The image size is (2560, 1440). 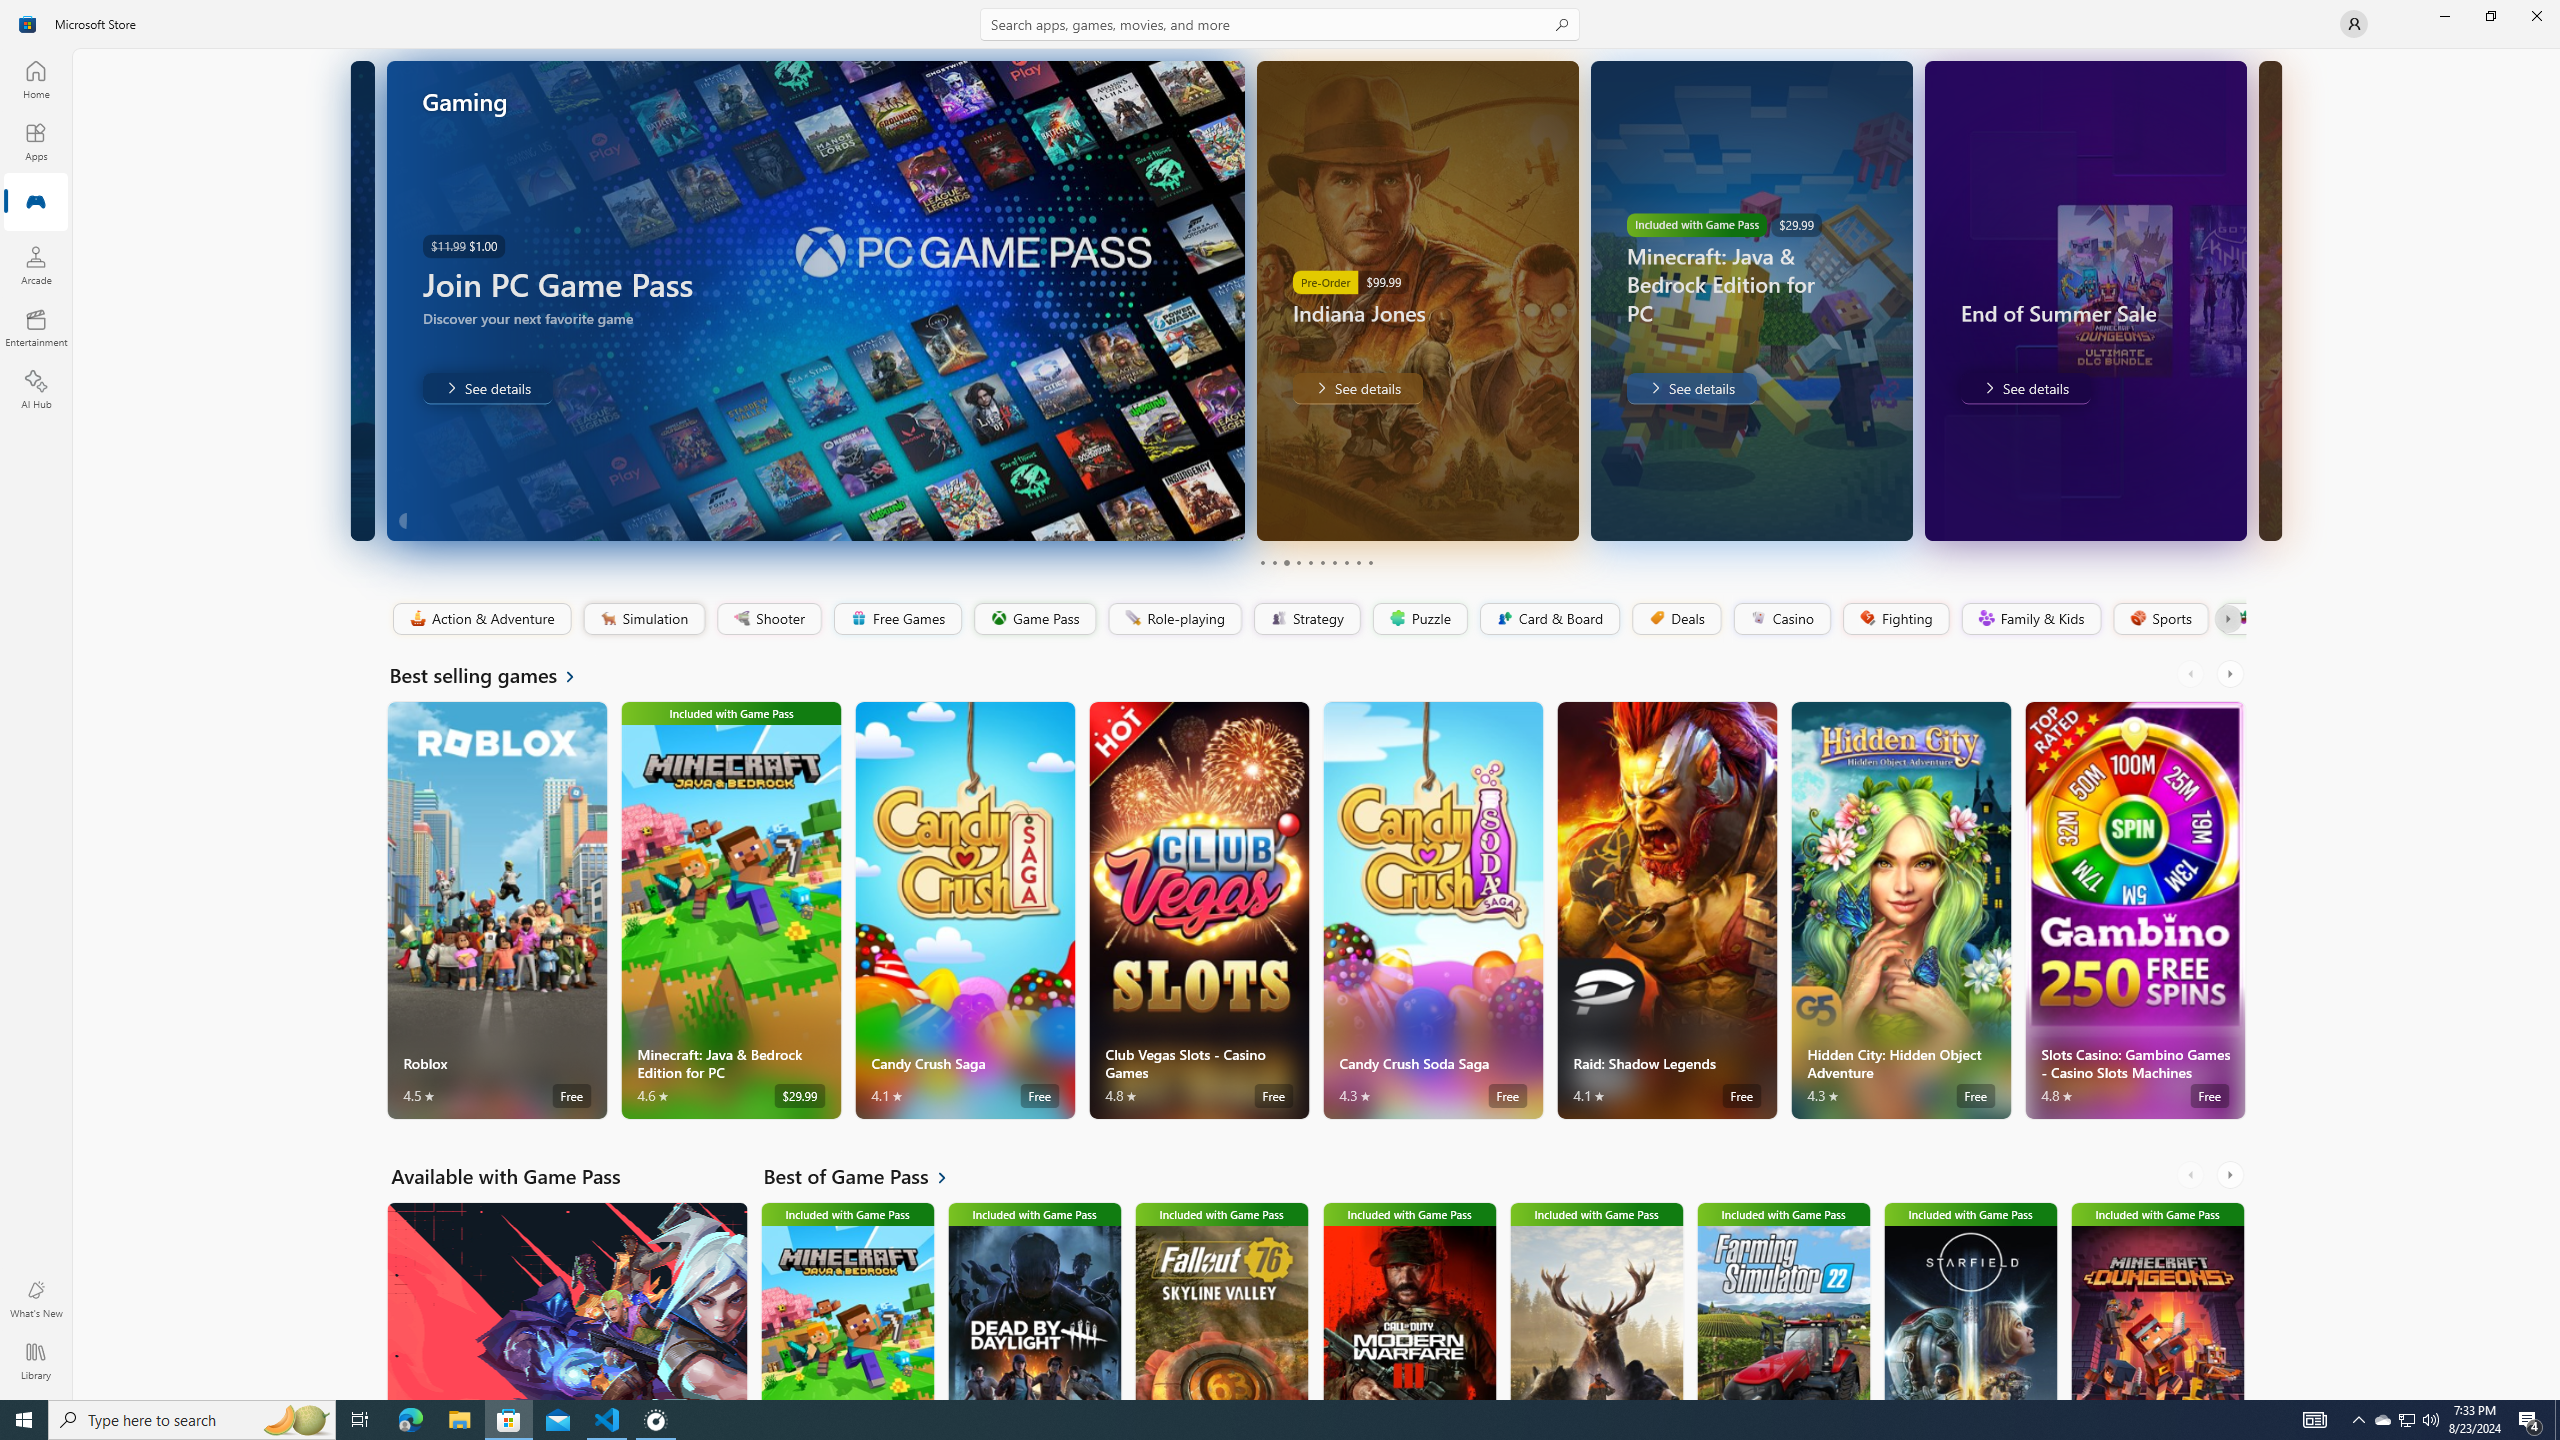 What do you see at coordinates (1308, 562) in the screenshot?
I see `'Page 5'` at bounding box center [1308, 562].